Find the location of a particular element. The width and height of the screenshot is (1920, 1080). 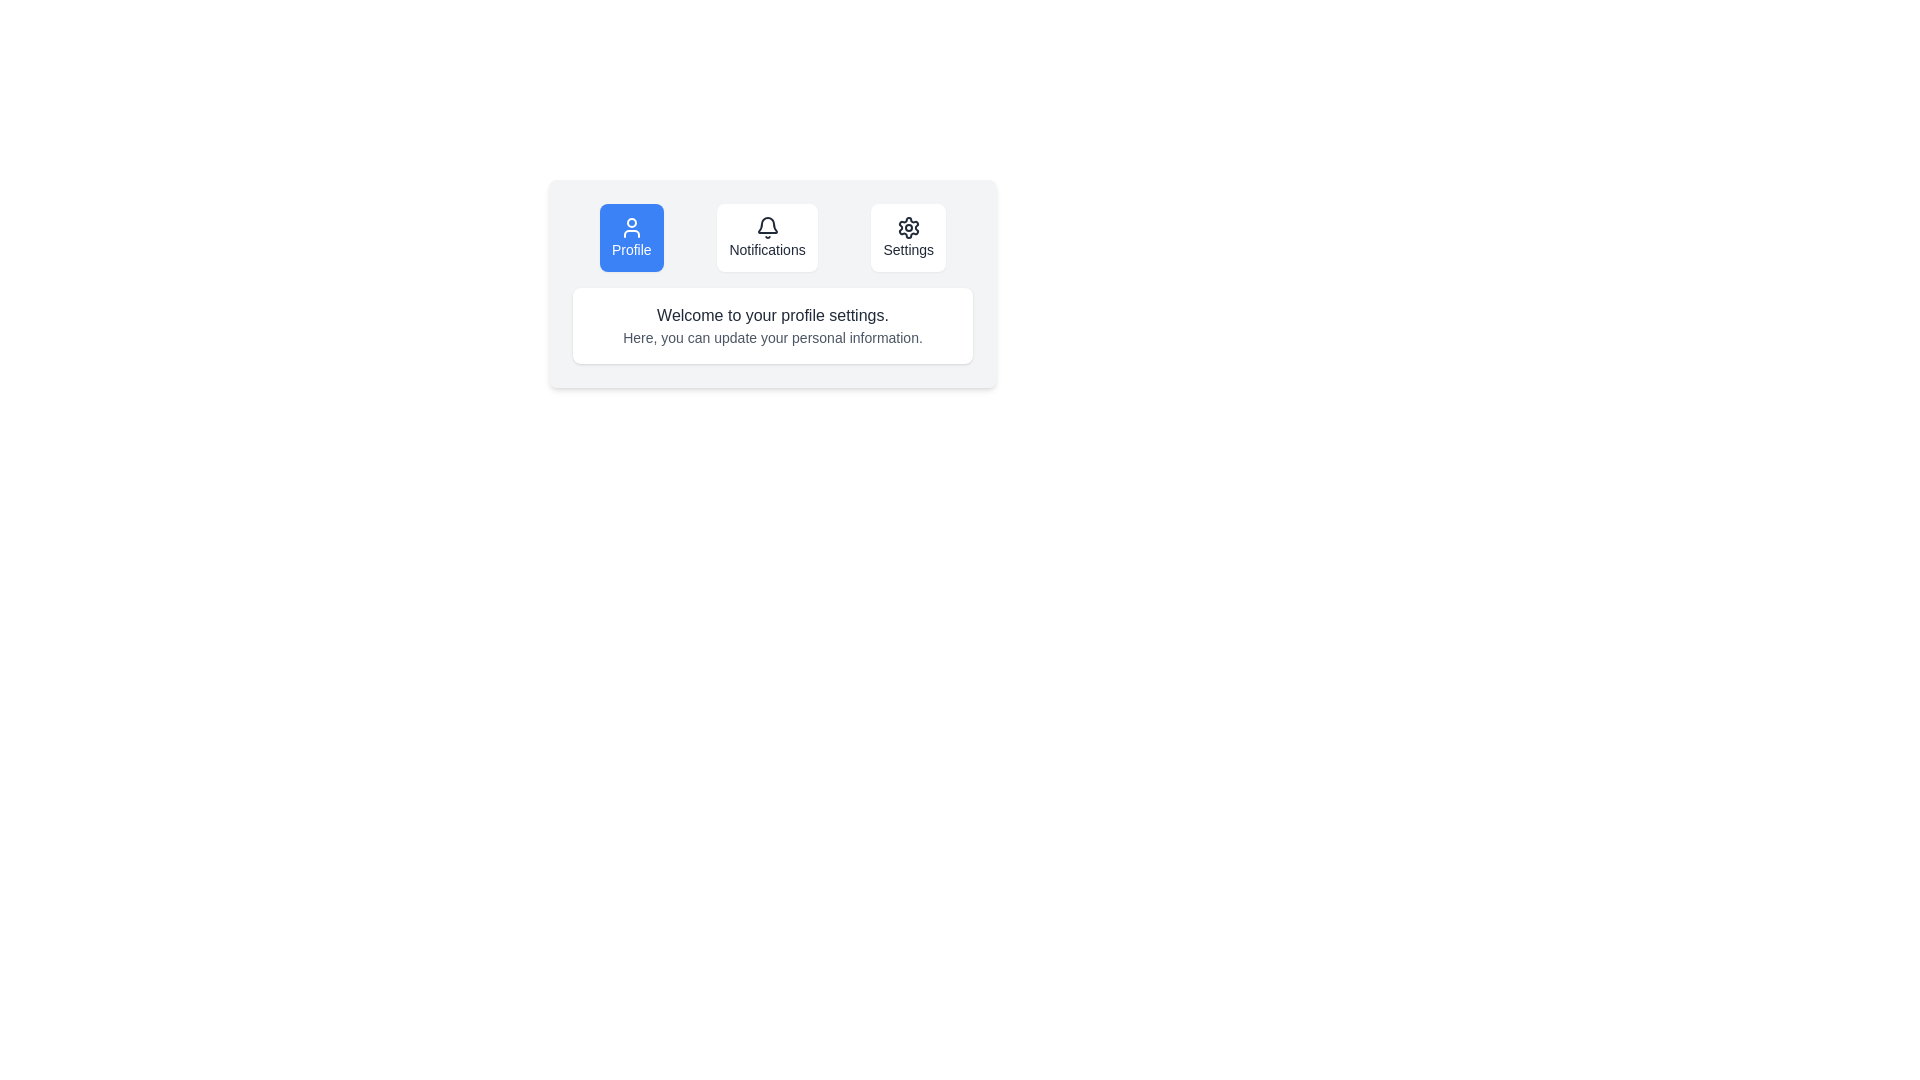

the Notifications button is located at coordinates (766, 237).